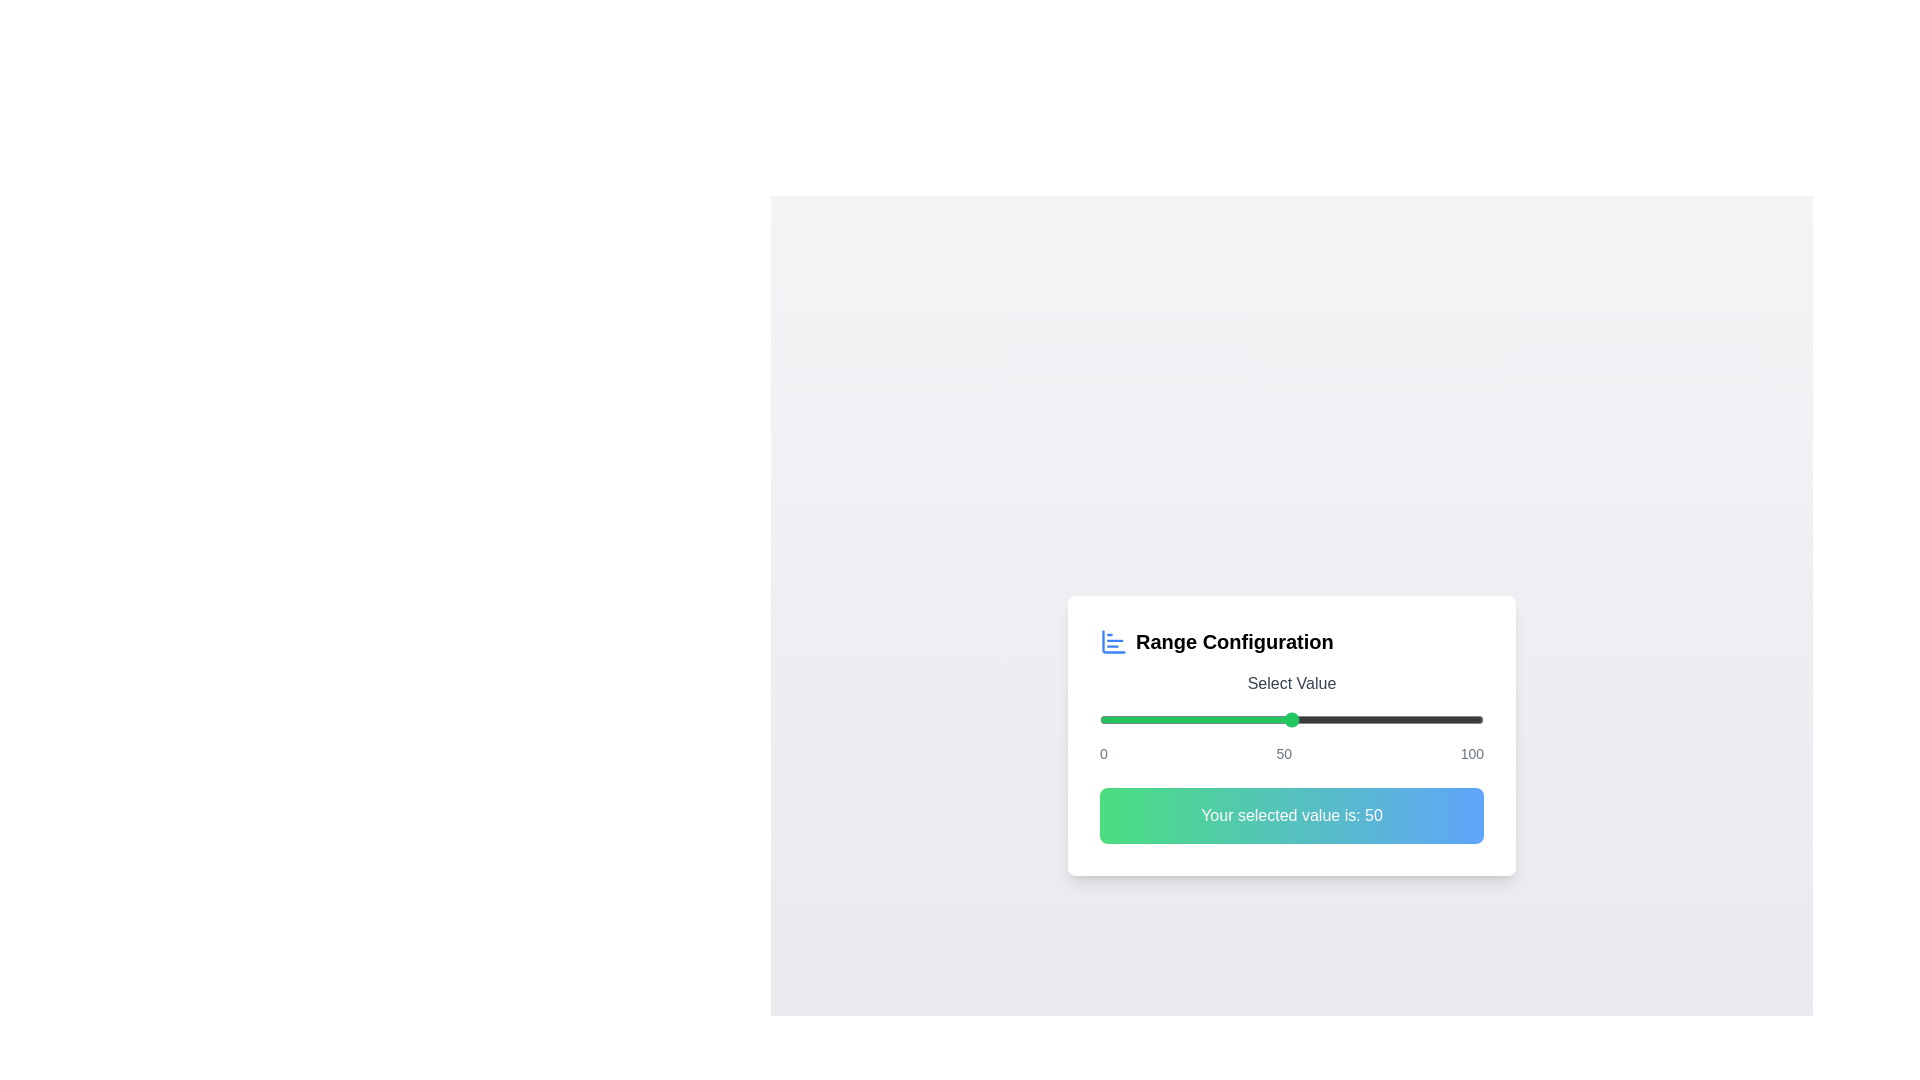  Describe the element at coordinates (1123, 720) in the screenshot. I see `the slider to set the value to 6` at that location.